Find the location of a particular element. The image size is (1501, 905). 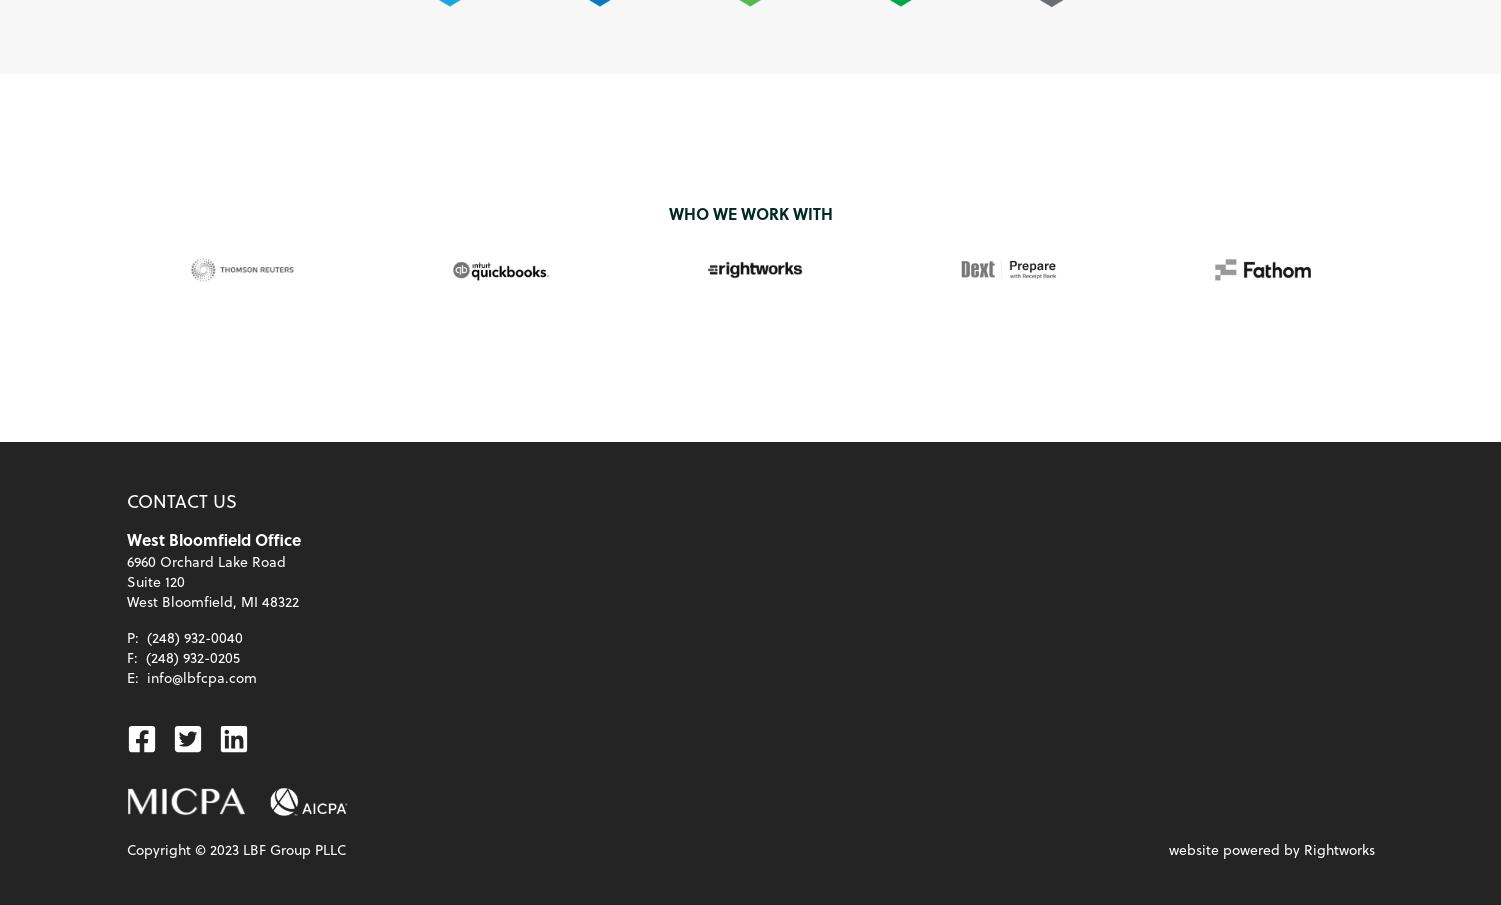

'e:' is located at coordinates (124, 677).